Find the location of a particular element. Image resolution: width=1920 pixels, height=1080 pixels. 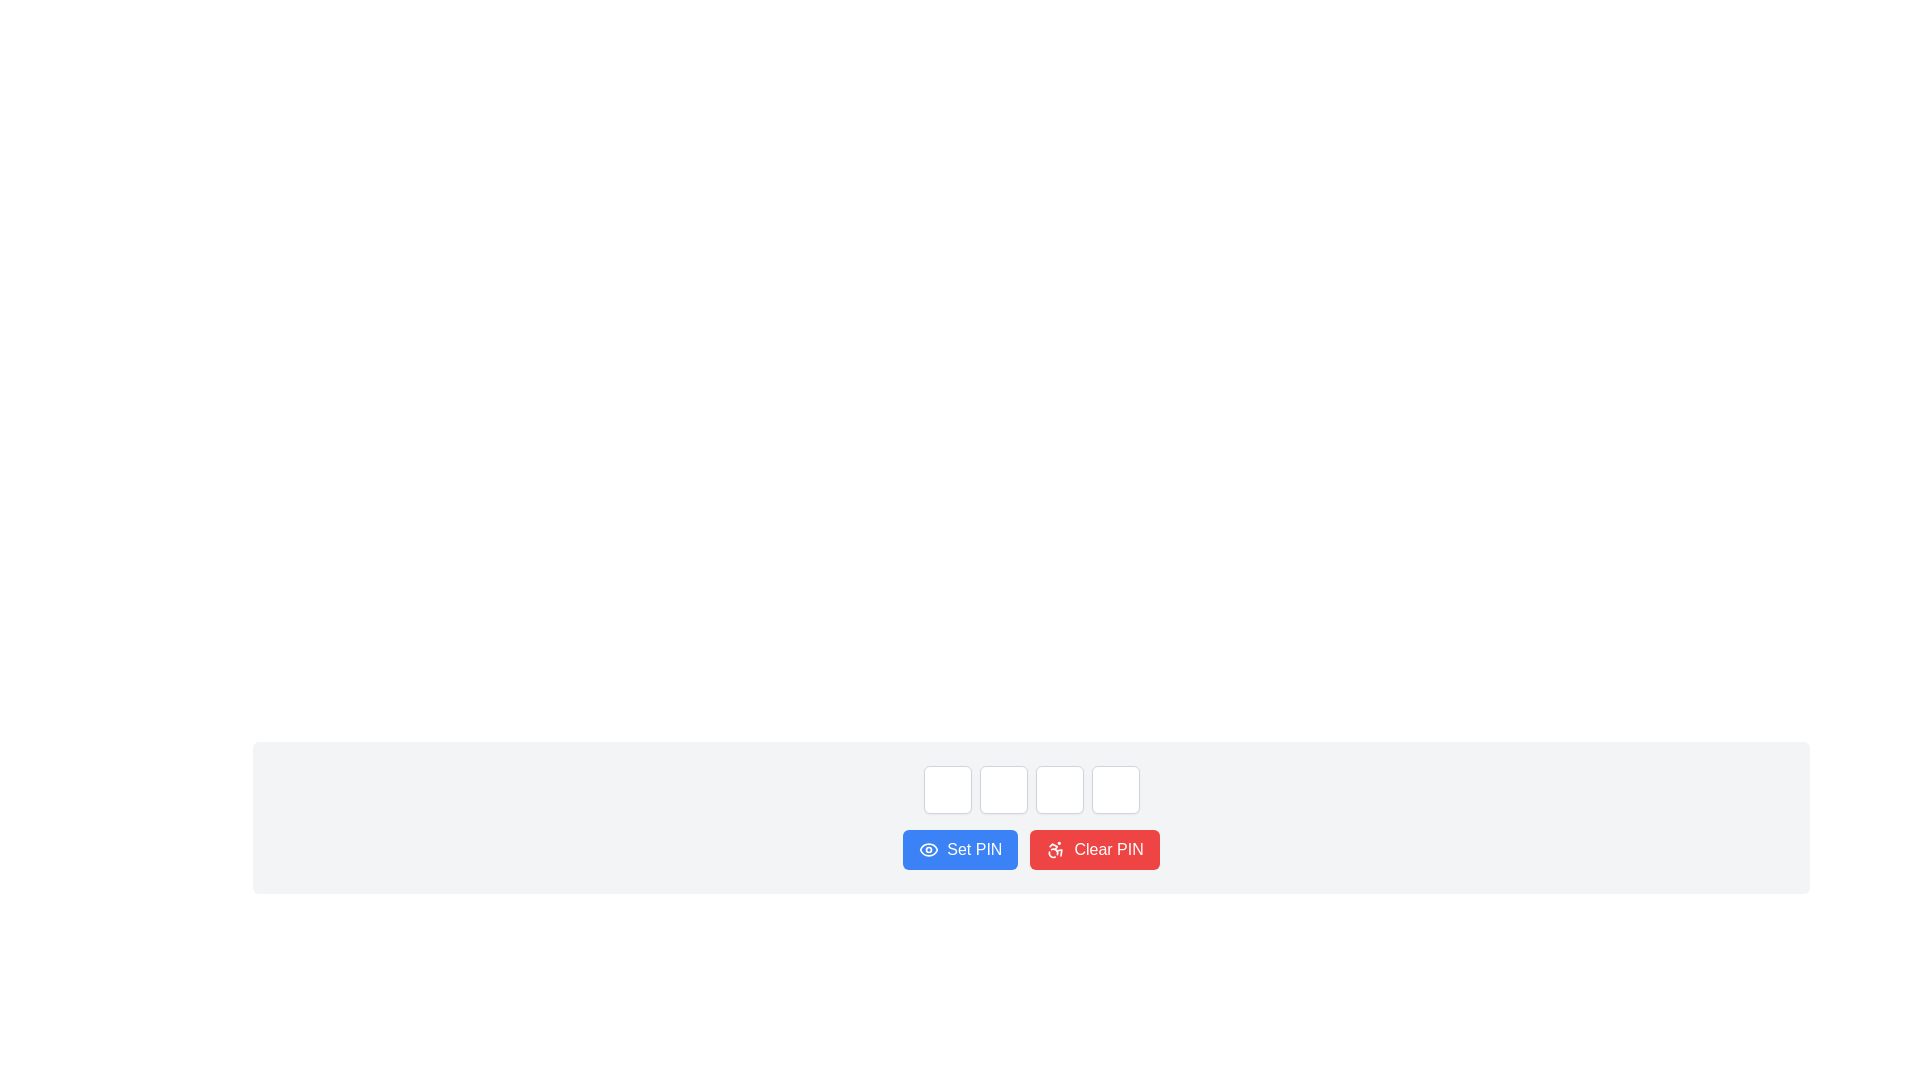

to focus on the third input box in a horizontal sequence of four identical boxes, located above the 'Set PIN' and 'Clear PIN' buttons is located at coordinates (1058, 789).